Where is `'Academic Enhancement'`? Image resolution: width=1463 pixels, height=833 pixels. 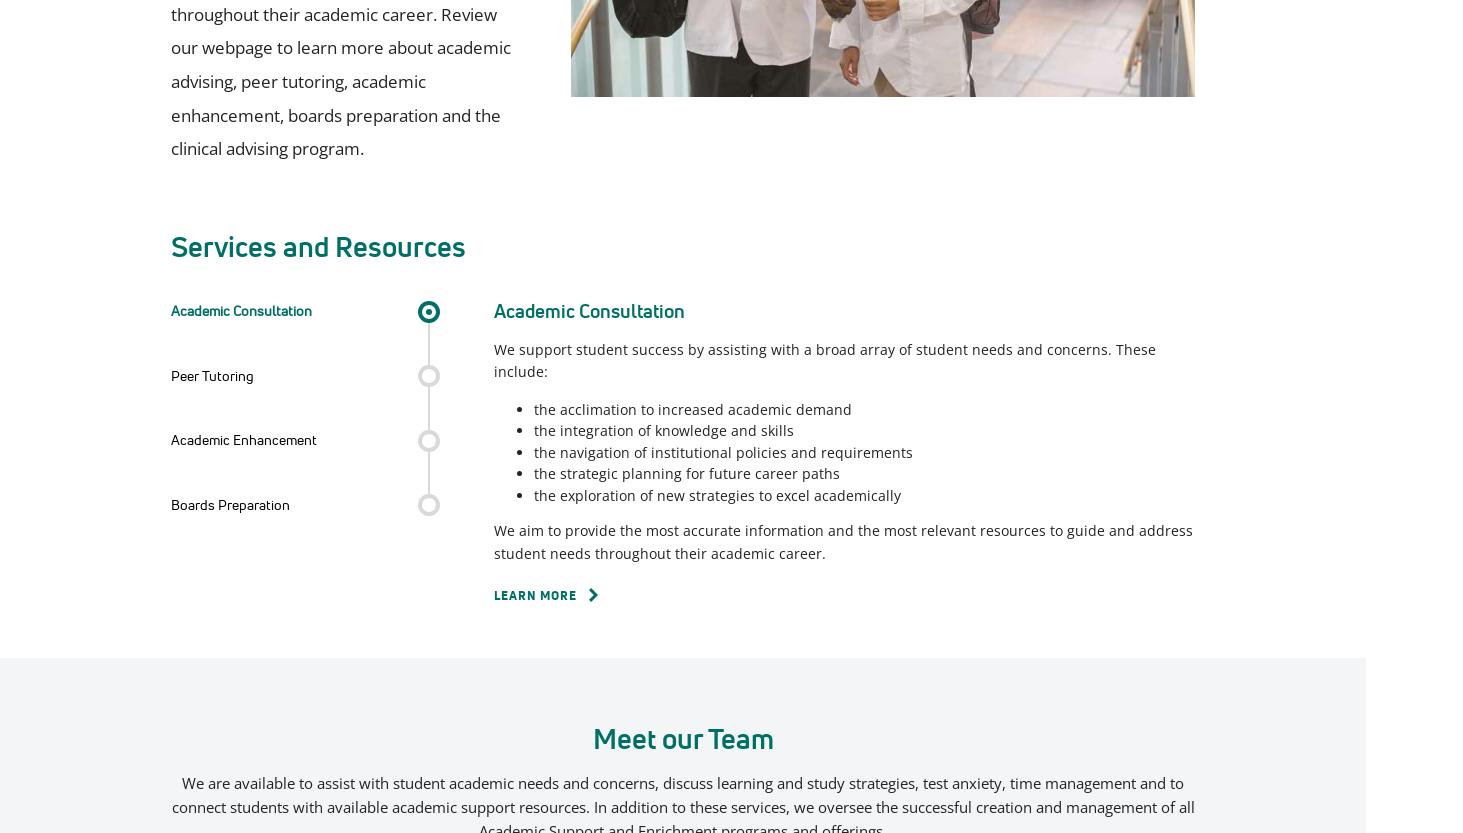
'Academic Enhancement' is located at coordinates (243, 438).